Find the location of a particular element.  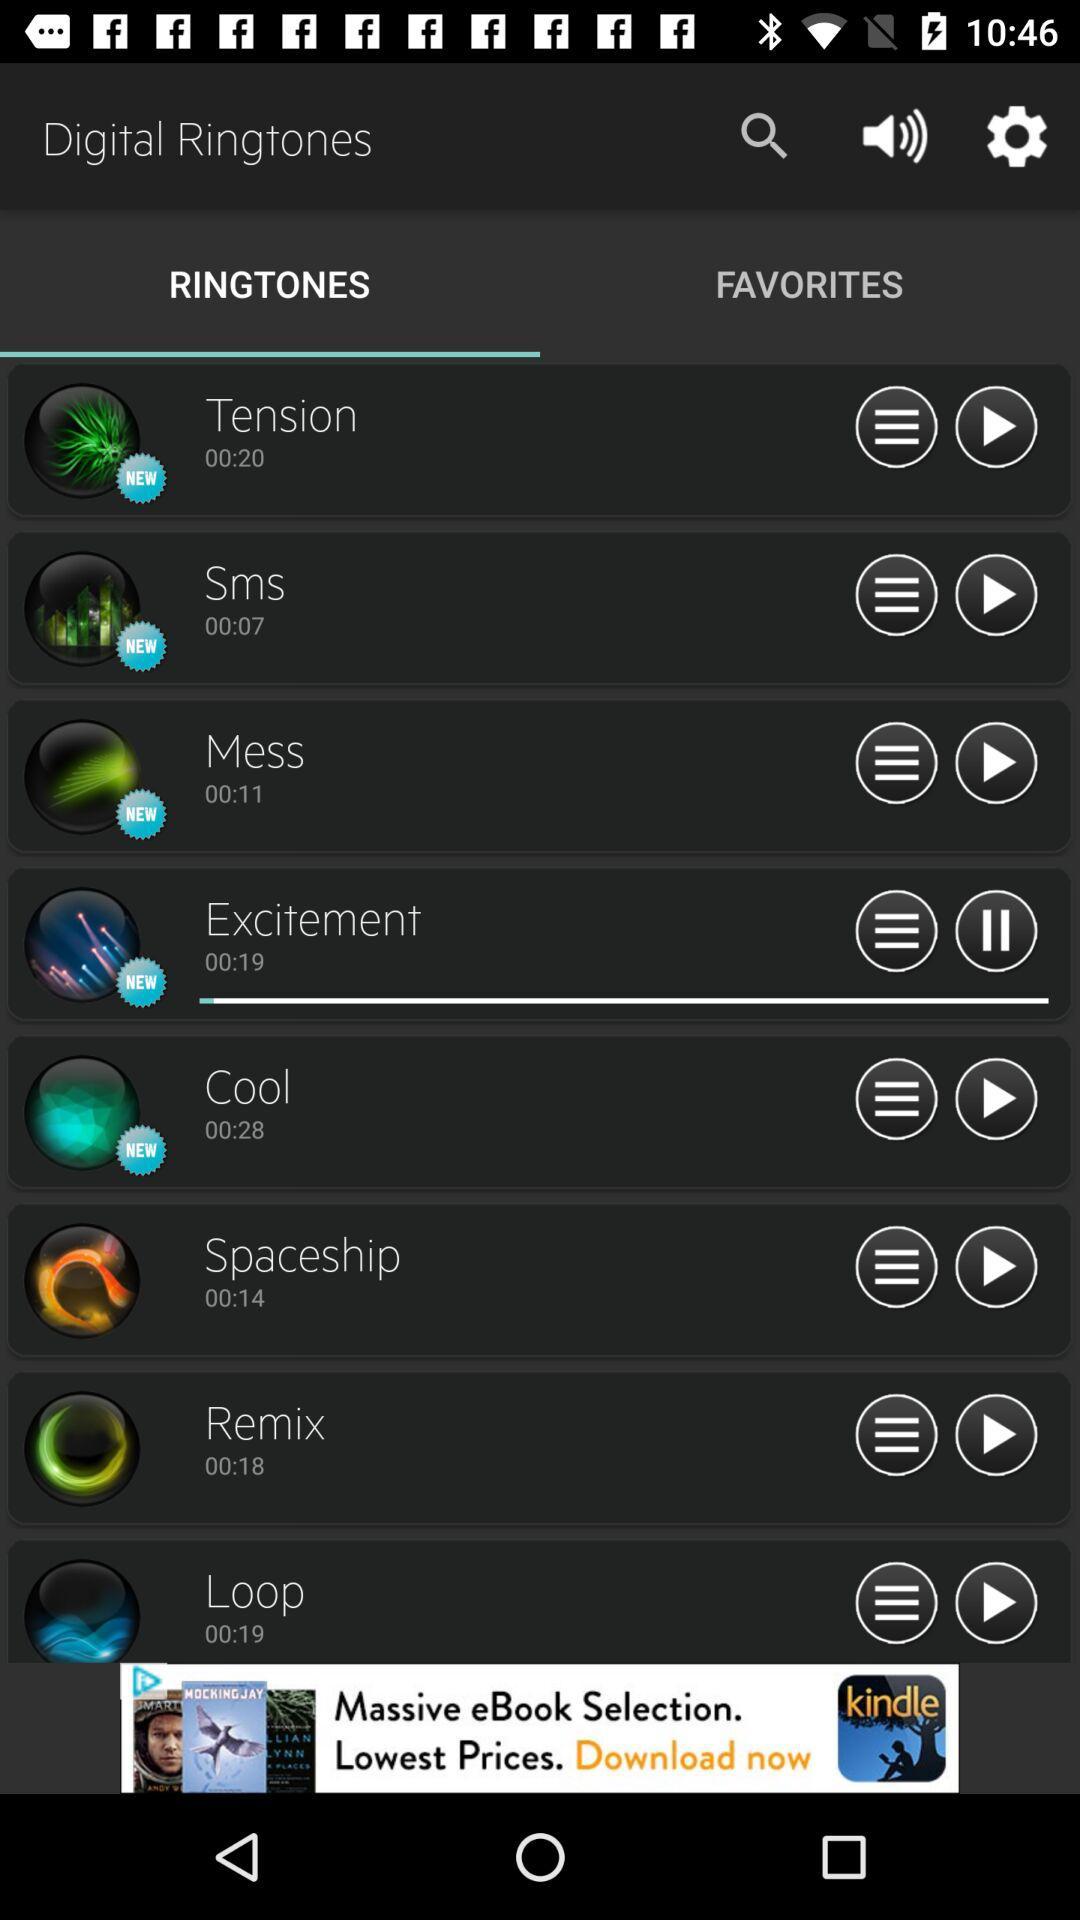

open ringtone details is located at coordinates (80, 1449).